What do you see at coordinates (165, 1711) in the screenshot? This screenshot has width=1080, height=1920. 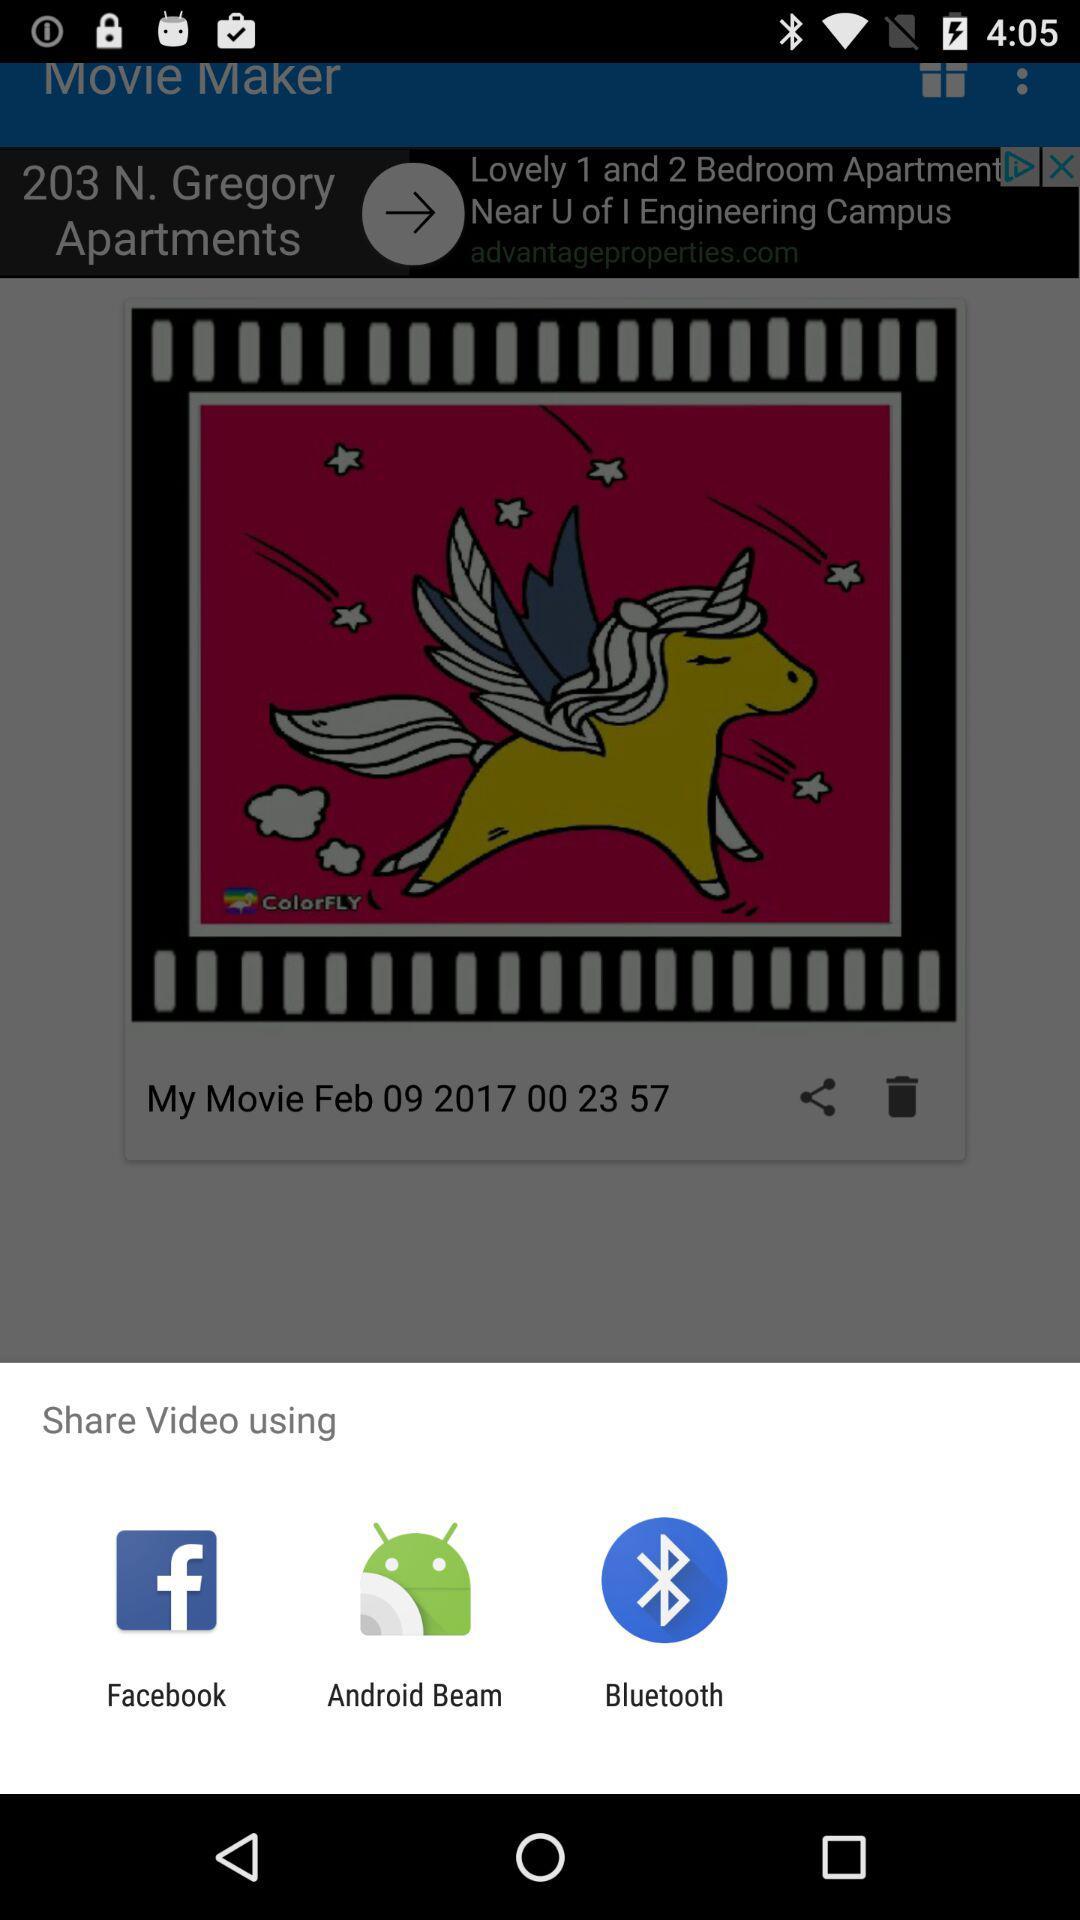 I see `icon to the left of android beam icon` at bounding box center [165, 1711].